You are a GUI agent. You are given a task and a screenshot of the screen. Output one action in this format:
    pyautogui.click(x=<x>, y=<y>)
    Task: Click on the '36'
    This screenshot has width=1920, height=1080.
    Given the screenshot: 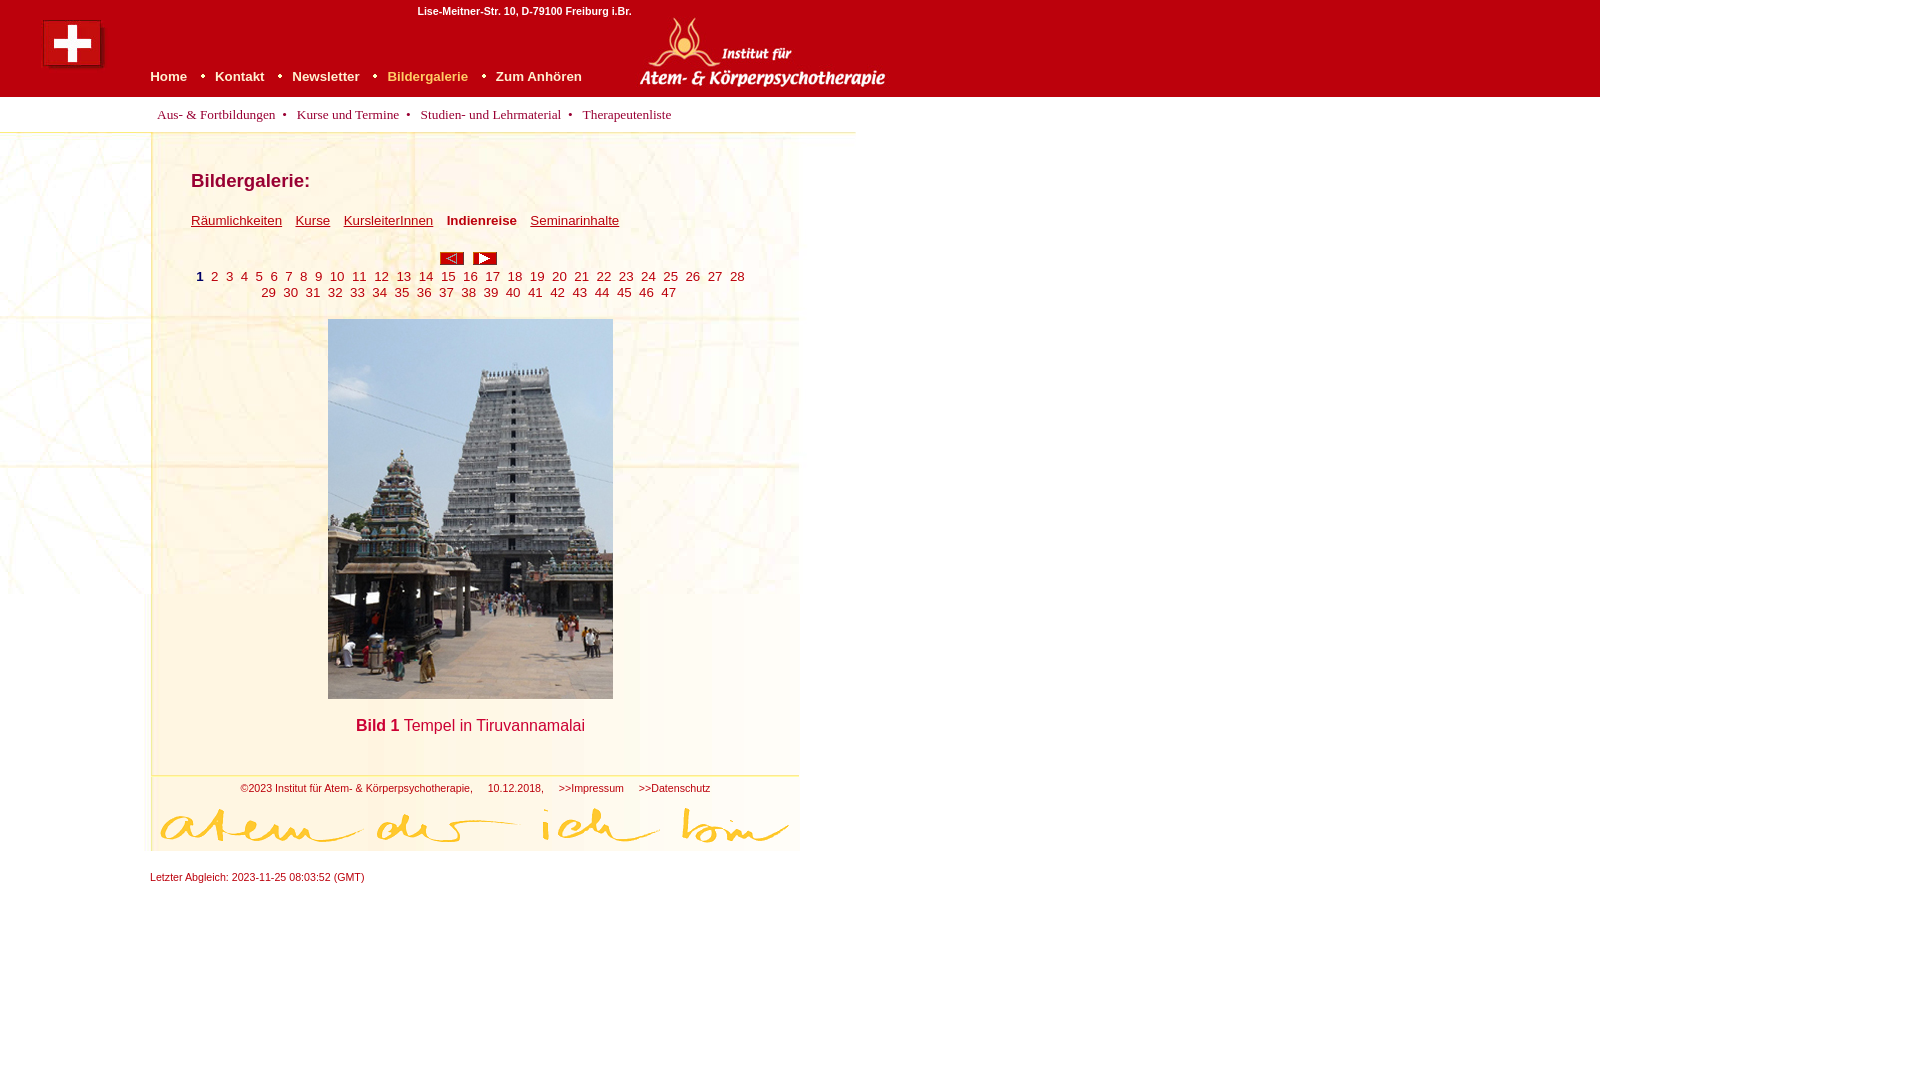 What is the action you would take?
    pyautogui.click(x=416, y=292)
    